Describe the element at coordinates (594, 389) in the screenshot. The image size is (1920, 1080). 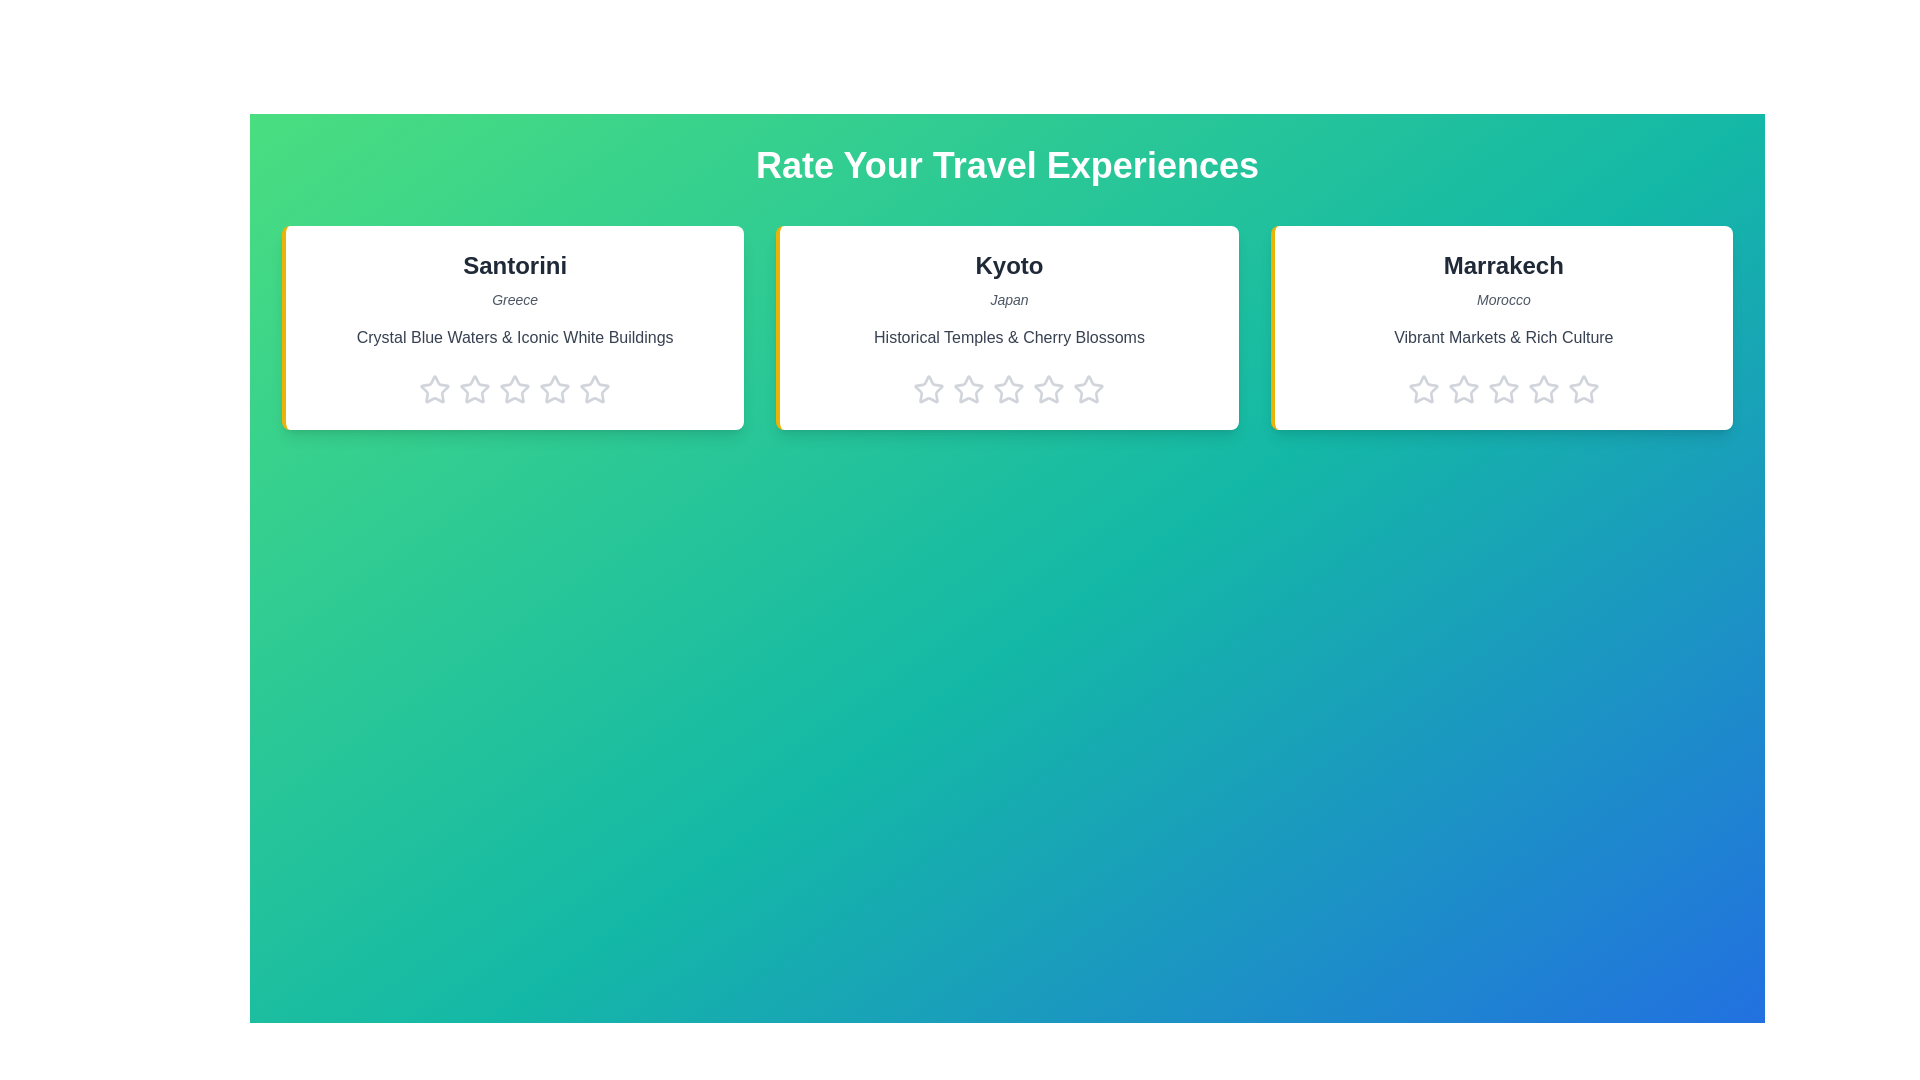
I see `the rating for a destination to 5 stars` at that location.